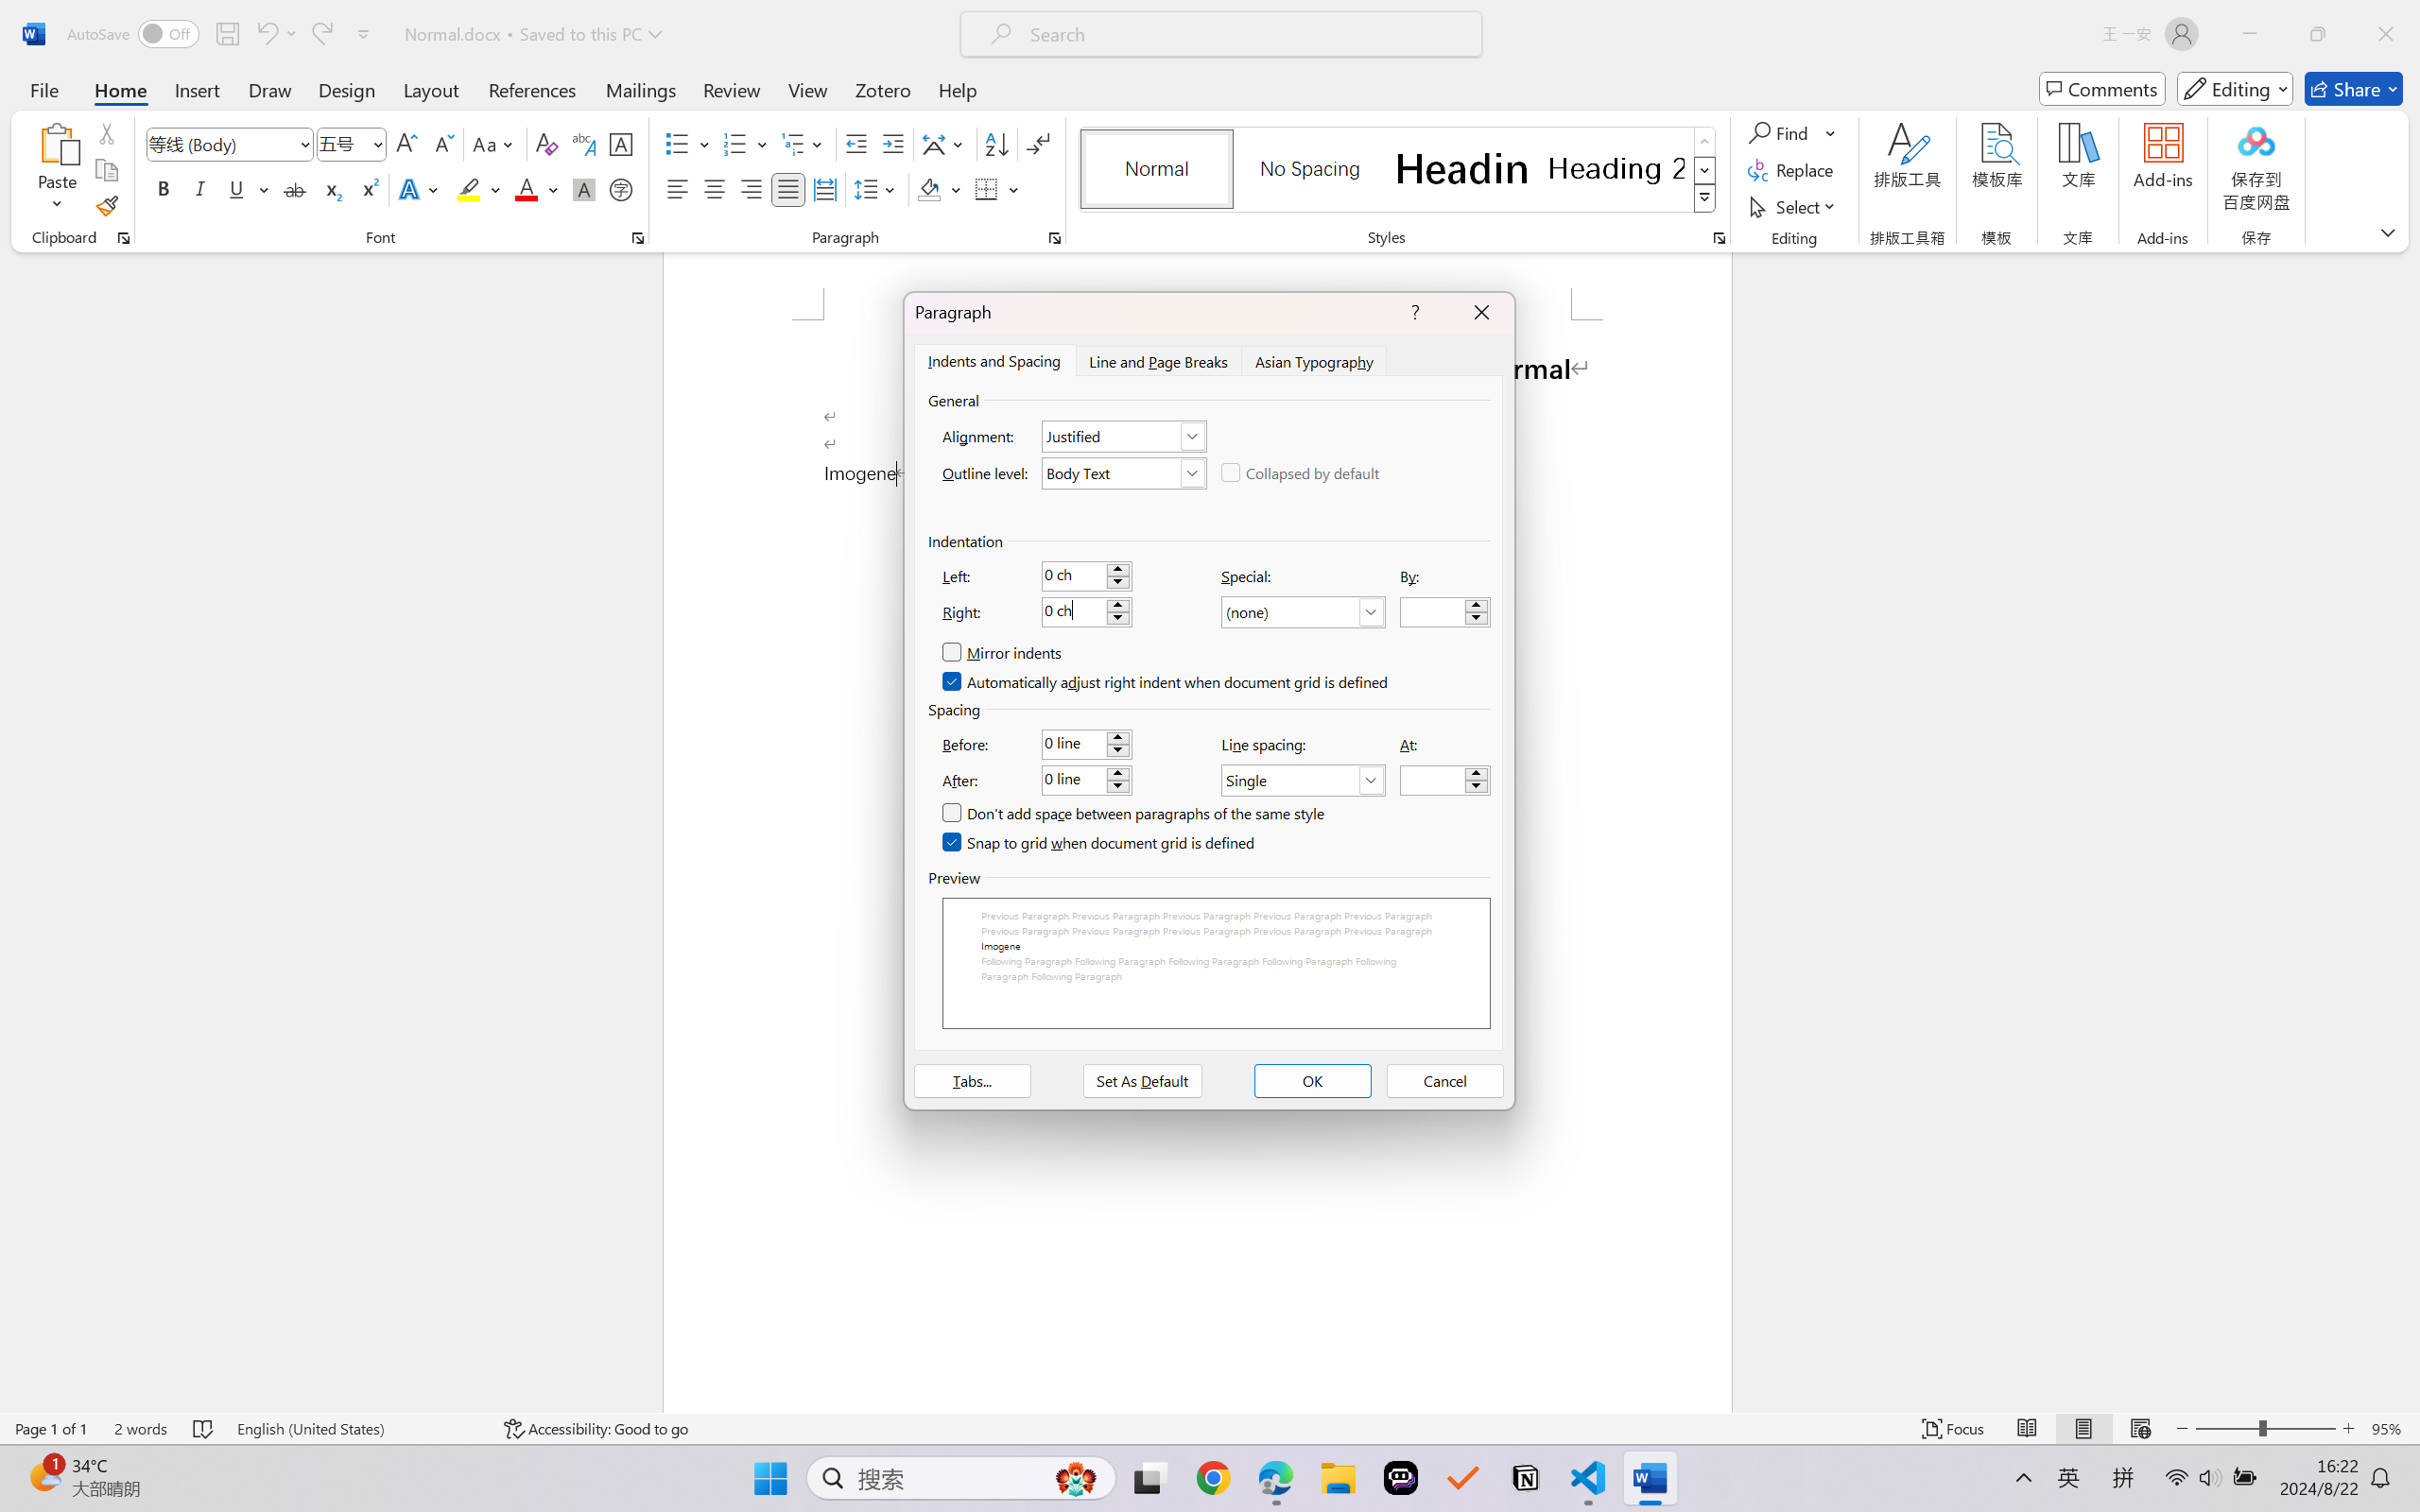 Image resolution: width=2420 pixels, height=1512 pixels. Describe the element at coordinates (1098, 843) in the screenshot. I see `'Snap to grid when document grid is defined'` at that location.